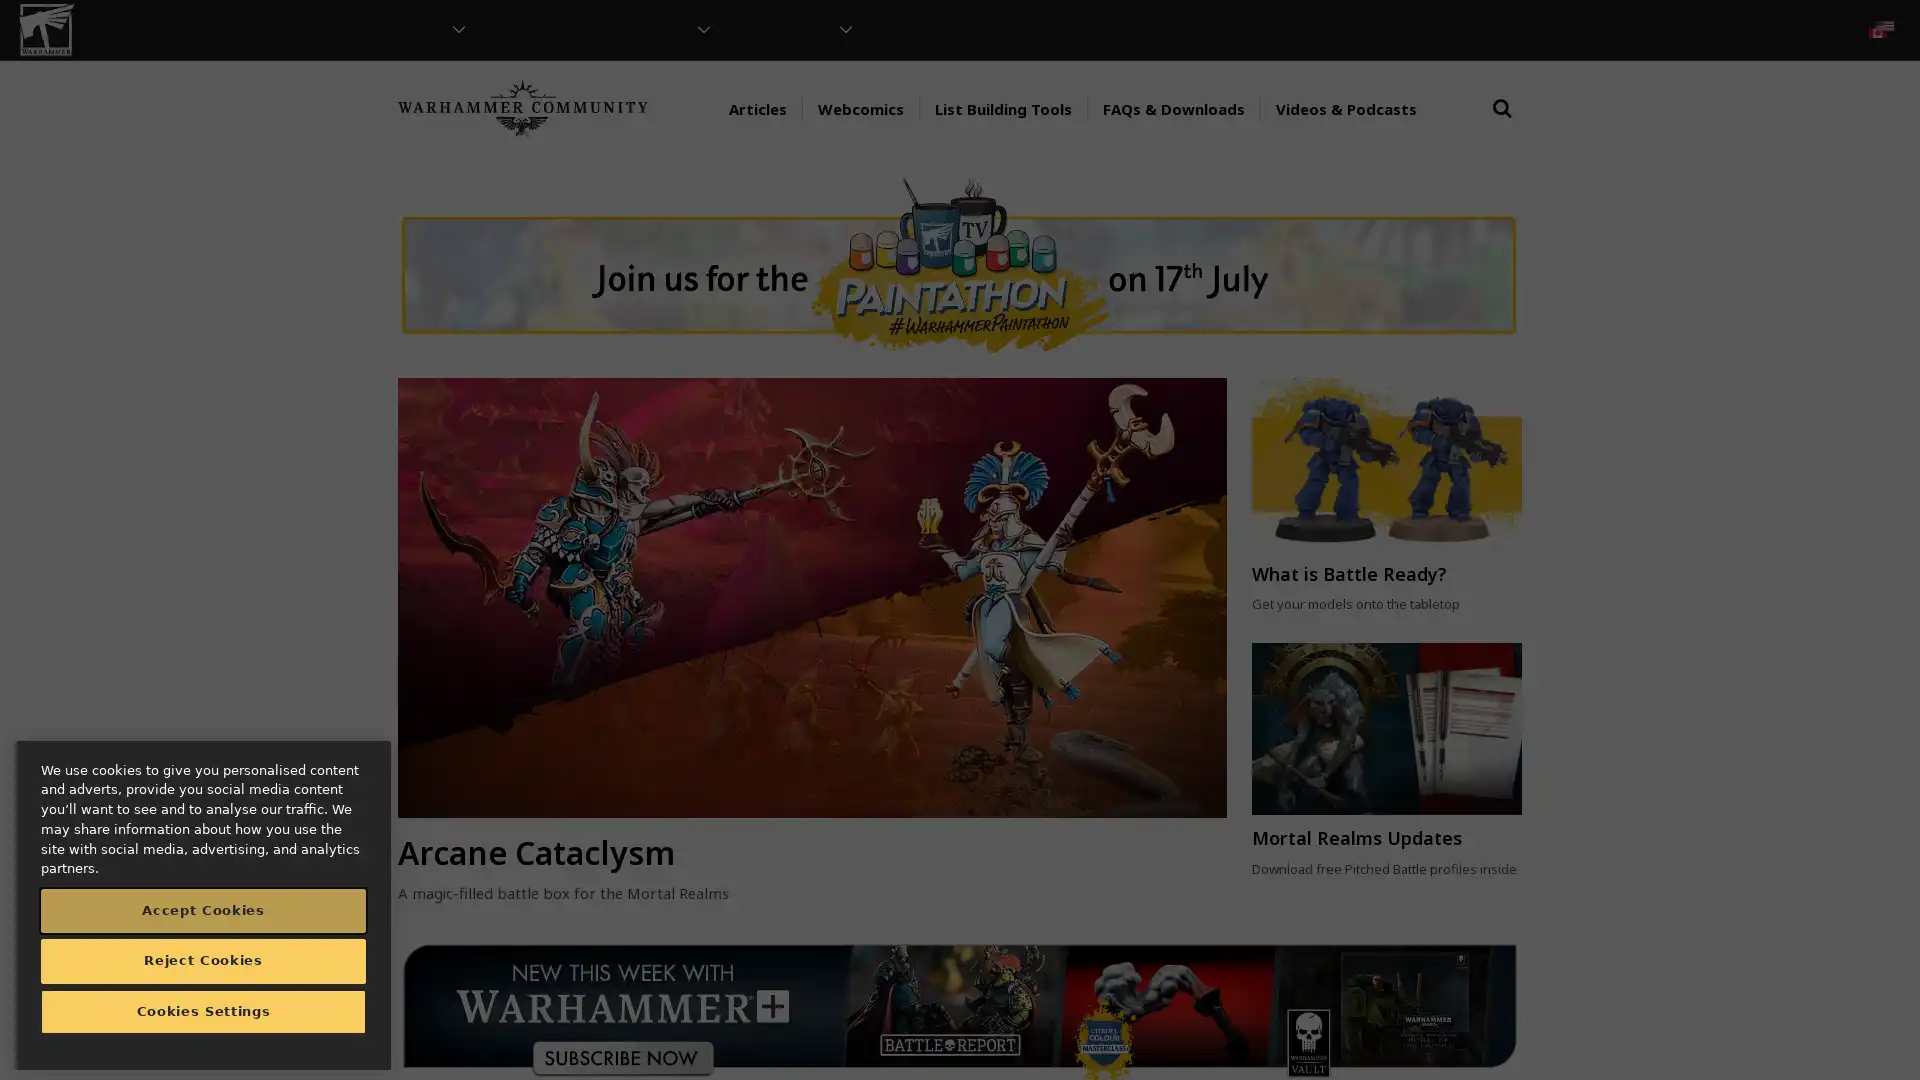  What do you see at coordinates (203, 910) in the screenshot?
I see `Accept Cookies` at bounding box center [203, 910].